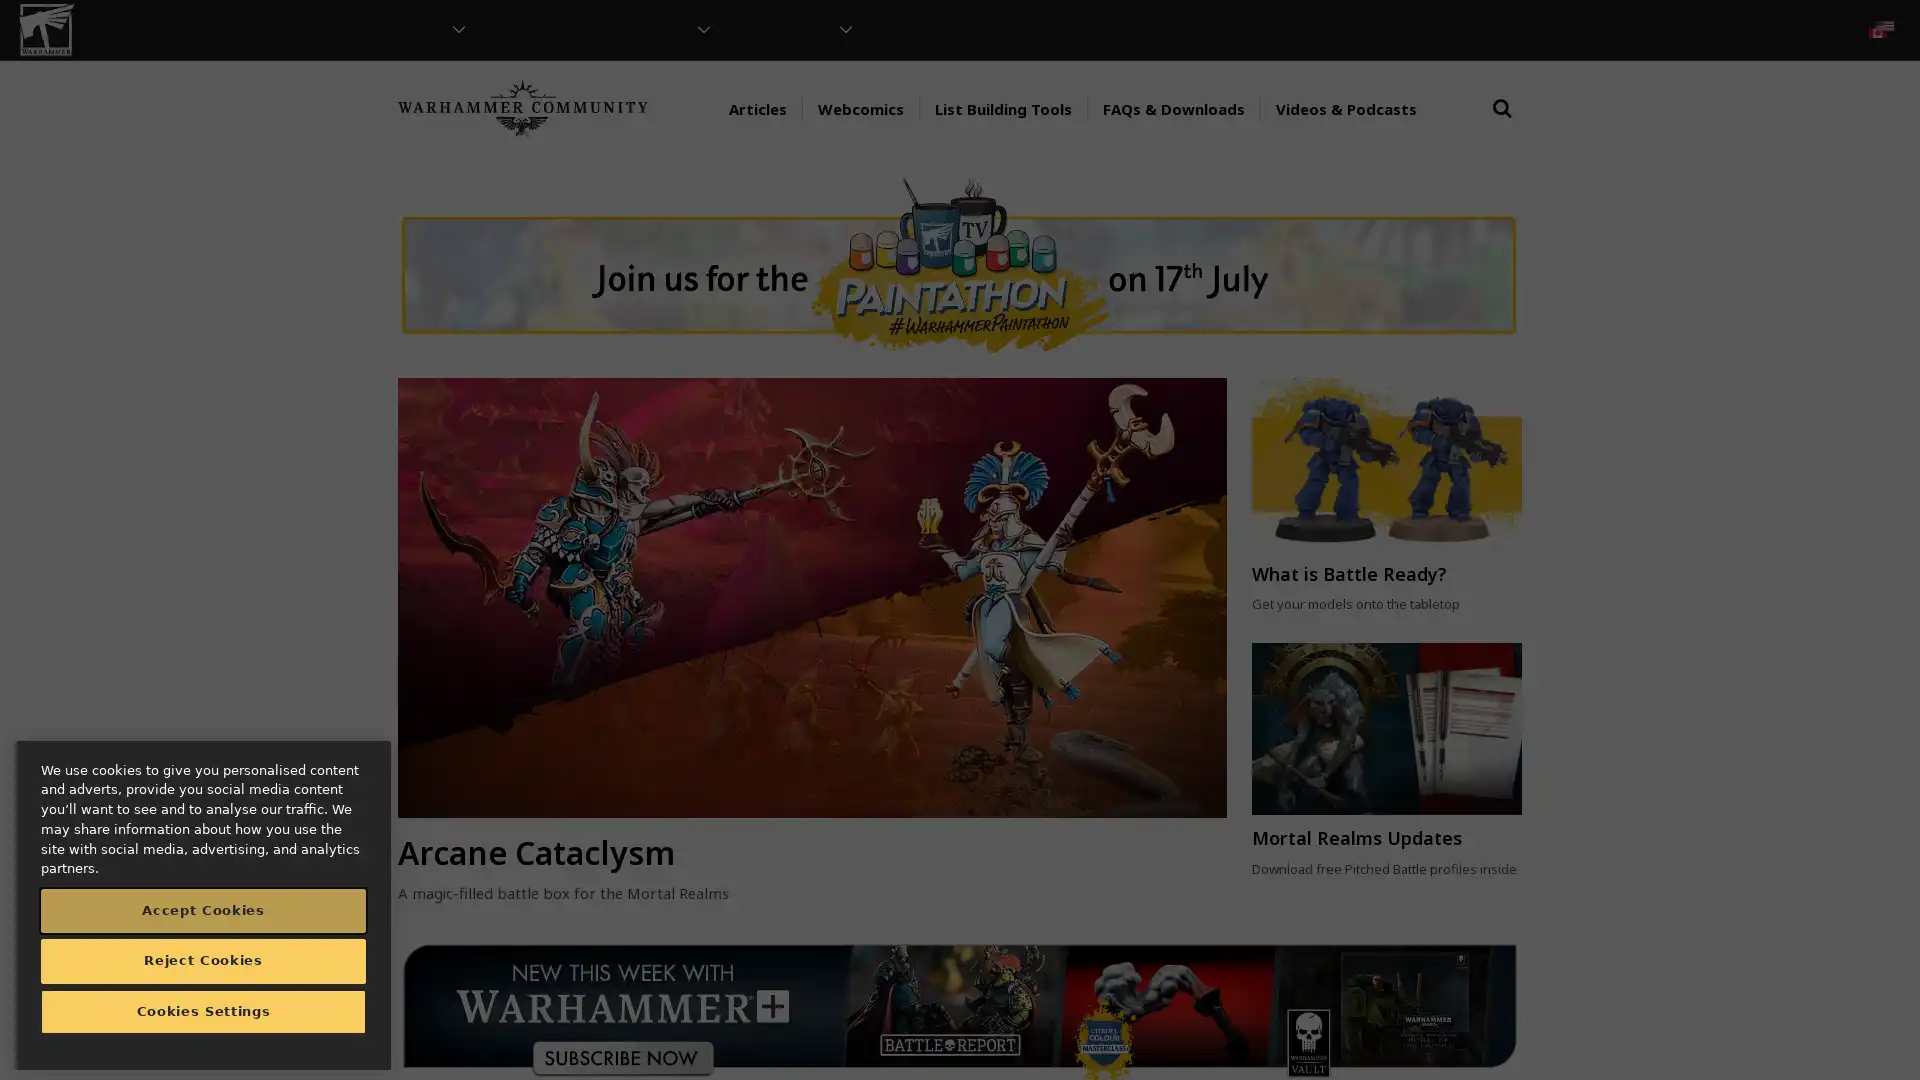  What do you see at coordinates (203, 910) in the screenshot?
I see `Accept Cookies` at bounding box center [203, 910].